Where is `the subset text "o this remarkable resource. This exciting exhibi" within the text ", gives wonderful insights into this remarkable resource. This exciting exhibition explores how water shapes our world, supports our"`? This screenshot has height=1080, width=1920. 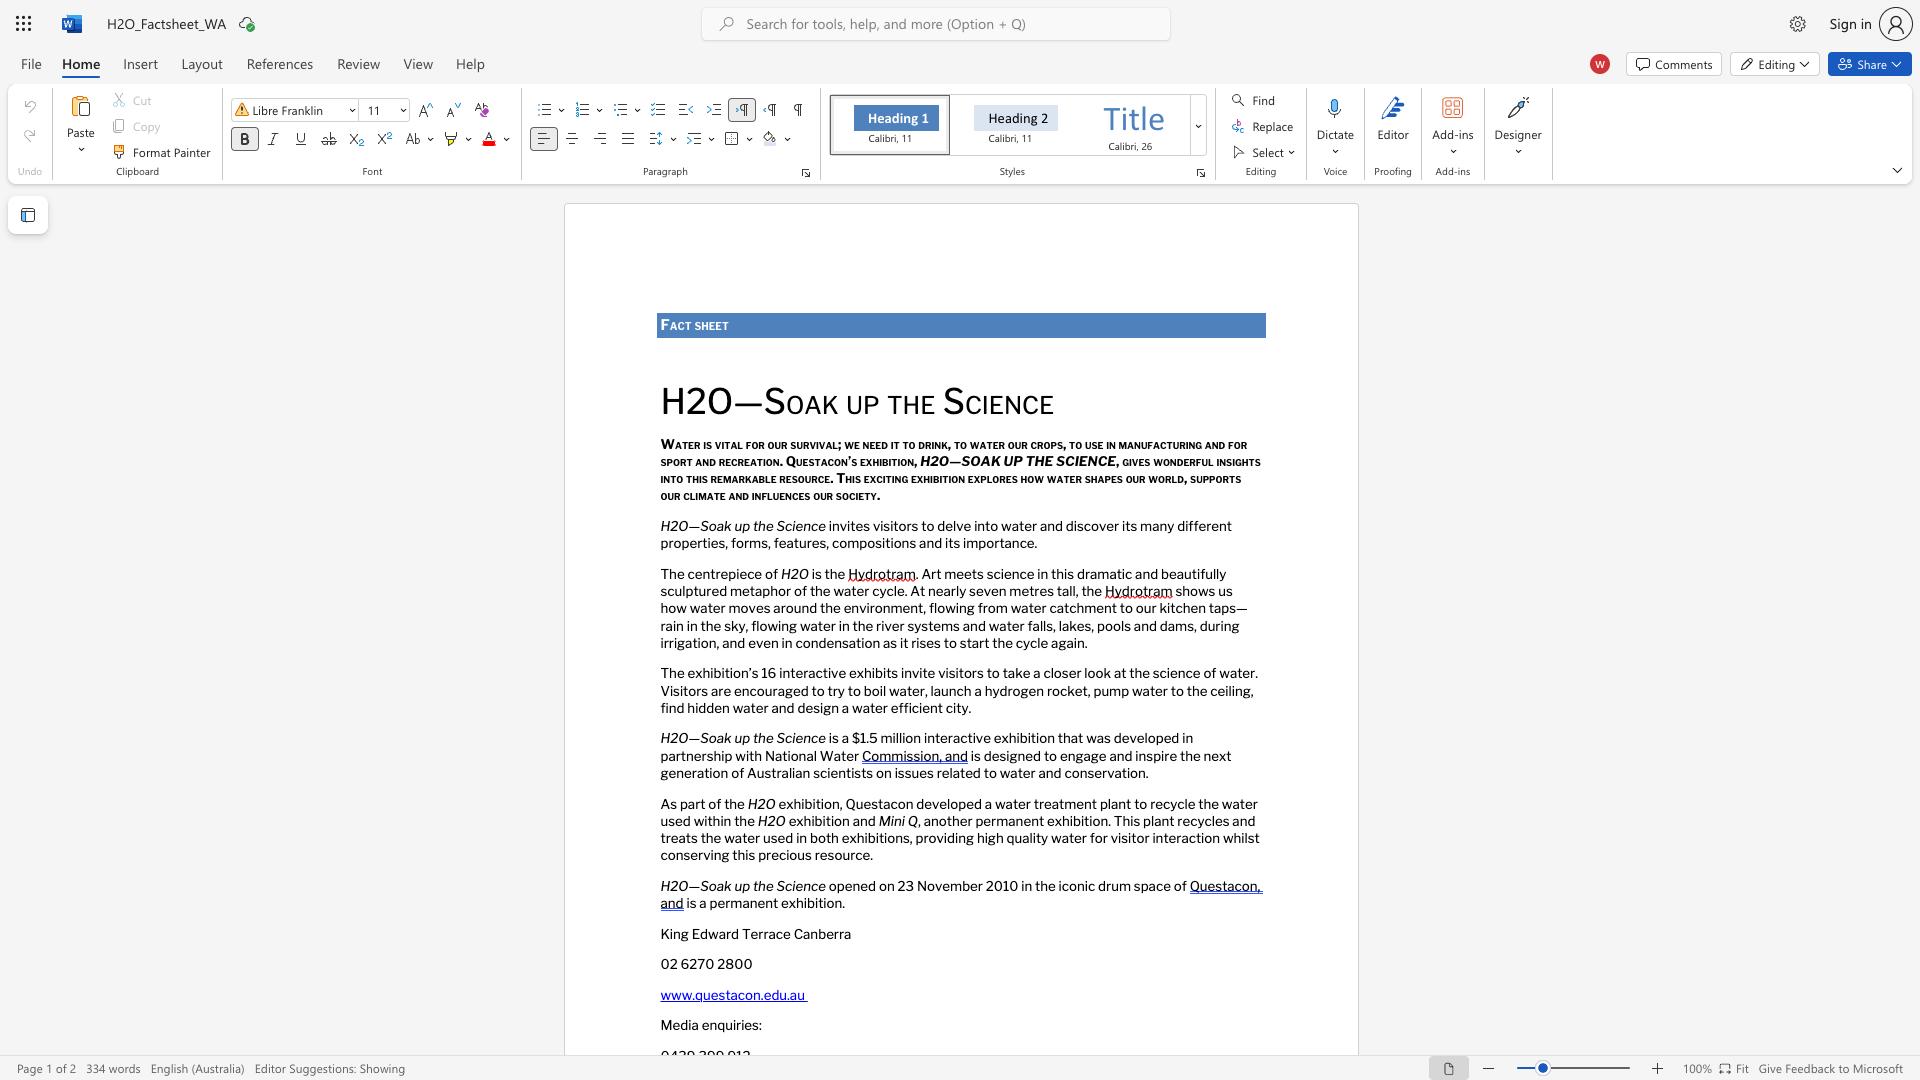
the subset text "o this remarkable resource. This exciting exhibi" within the text ", gives wonderful insights into this remarkable resource. This exciting exhibition explores how water shapes our world, supports our" is located at coordinates (676, 478).